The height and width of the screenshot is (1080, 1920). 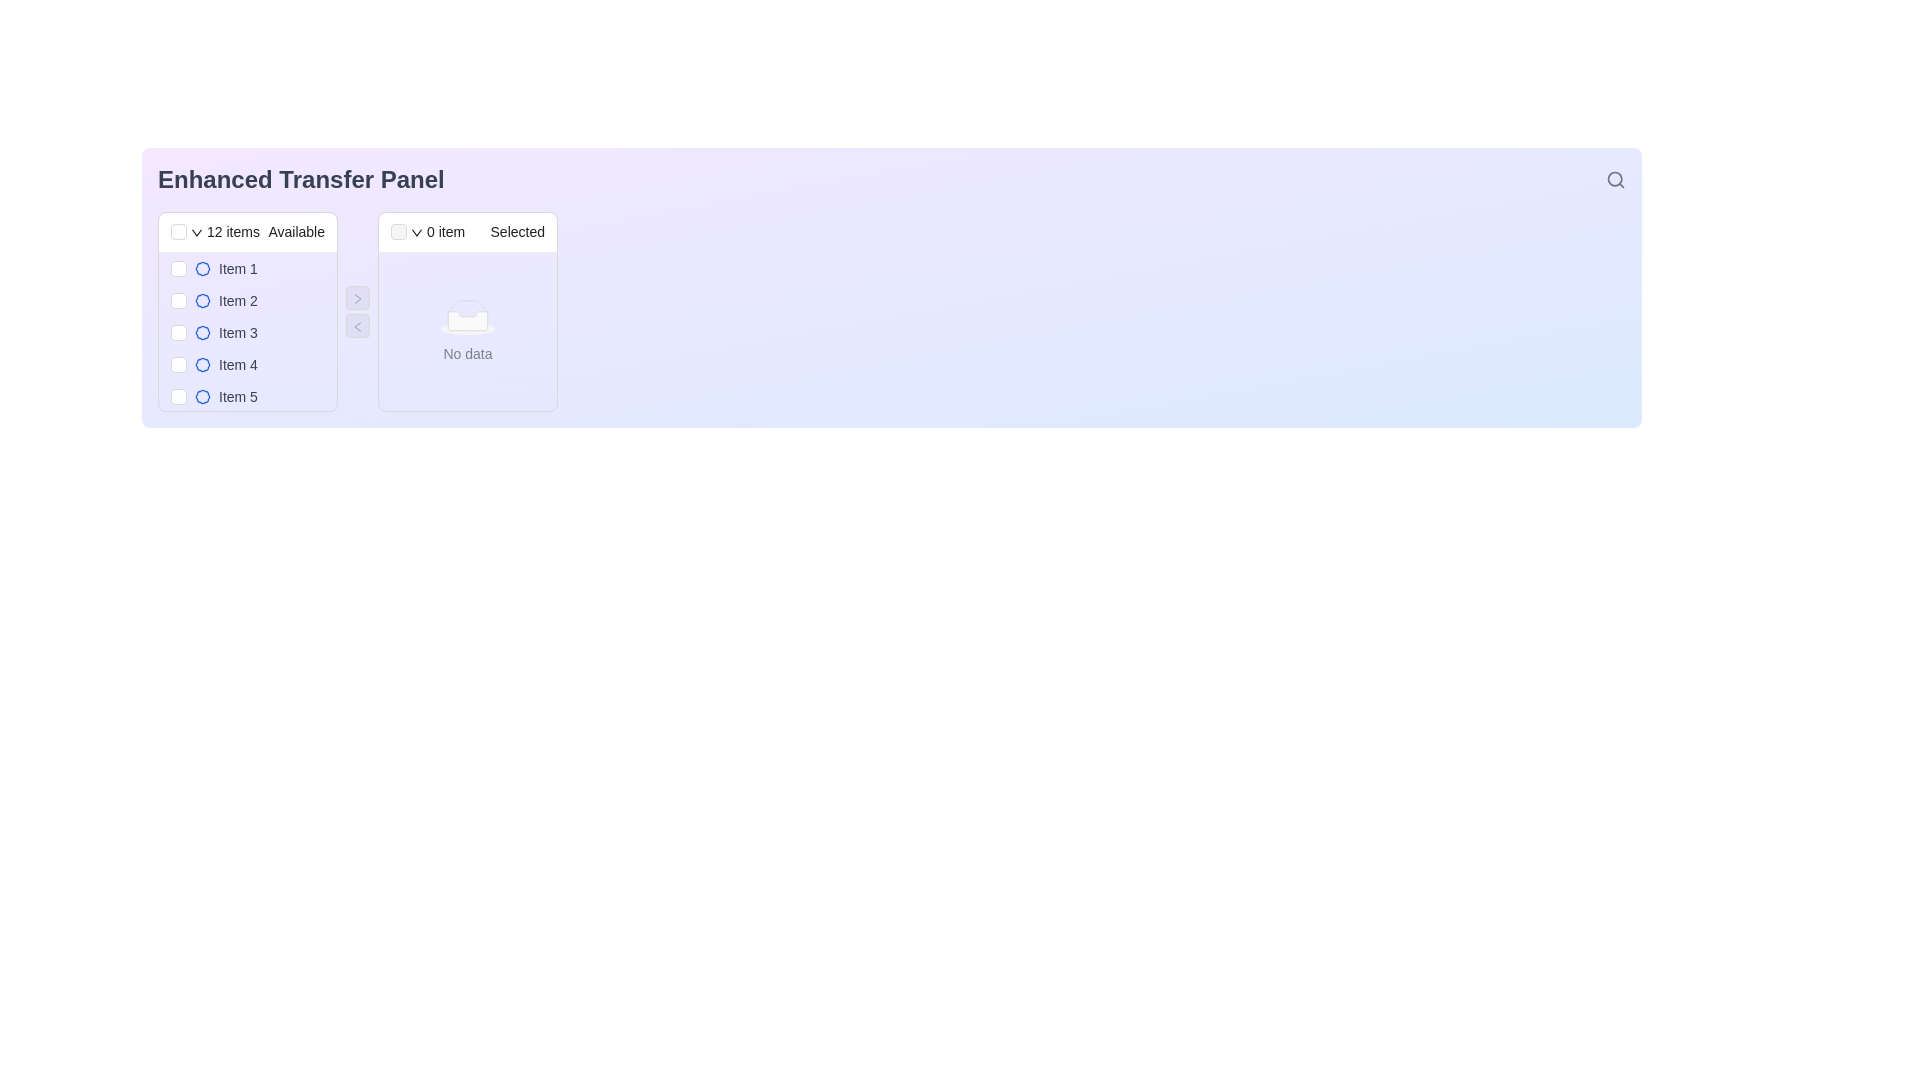 What do you see at coordinates (466, 330) in the screenshot?
I see `the Placeholder element that displays a message indicating no data available in the center of the 'Selected' list panel` at bounding box center [466, 330].